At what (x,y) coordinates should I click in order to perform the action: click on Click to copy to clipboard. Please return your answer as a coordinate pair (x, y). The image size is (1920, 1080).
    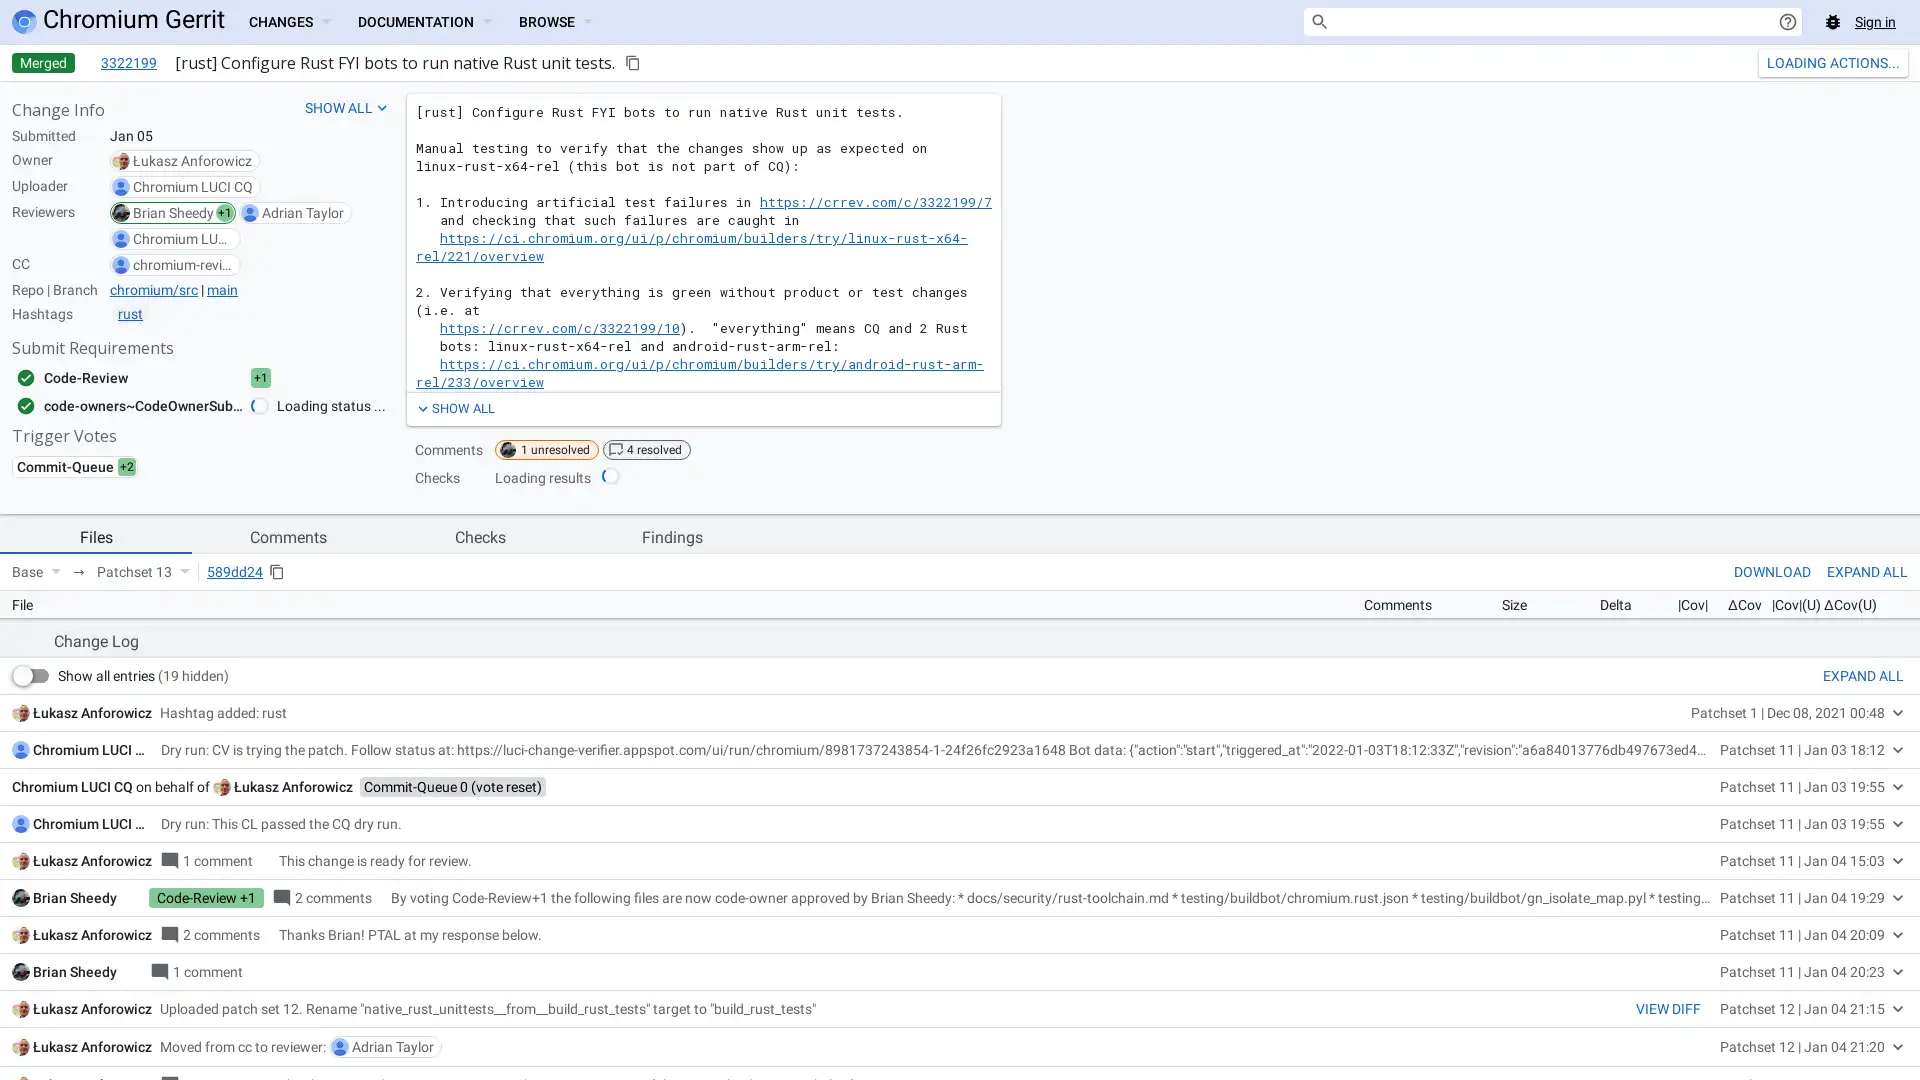
    Looking at the image, I should click on (632, 61).